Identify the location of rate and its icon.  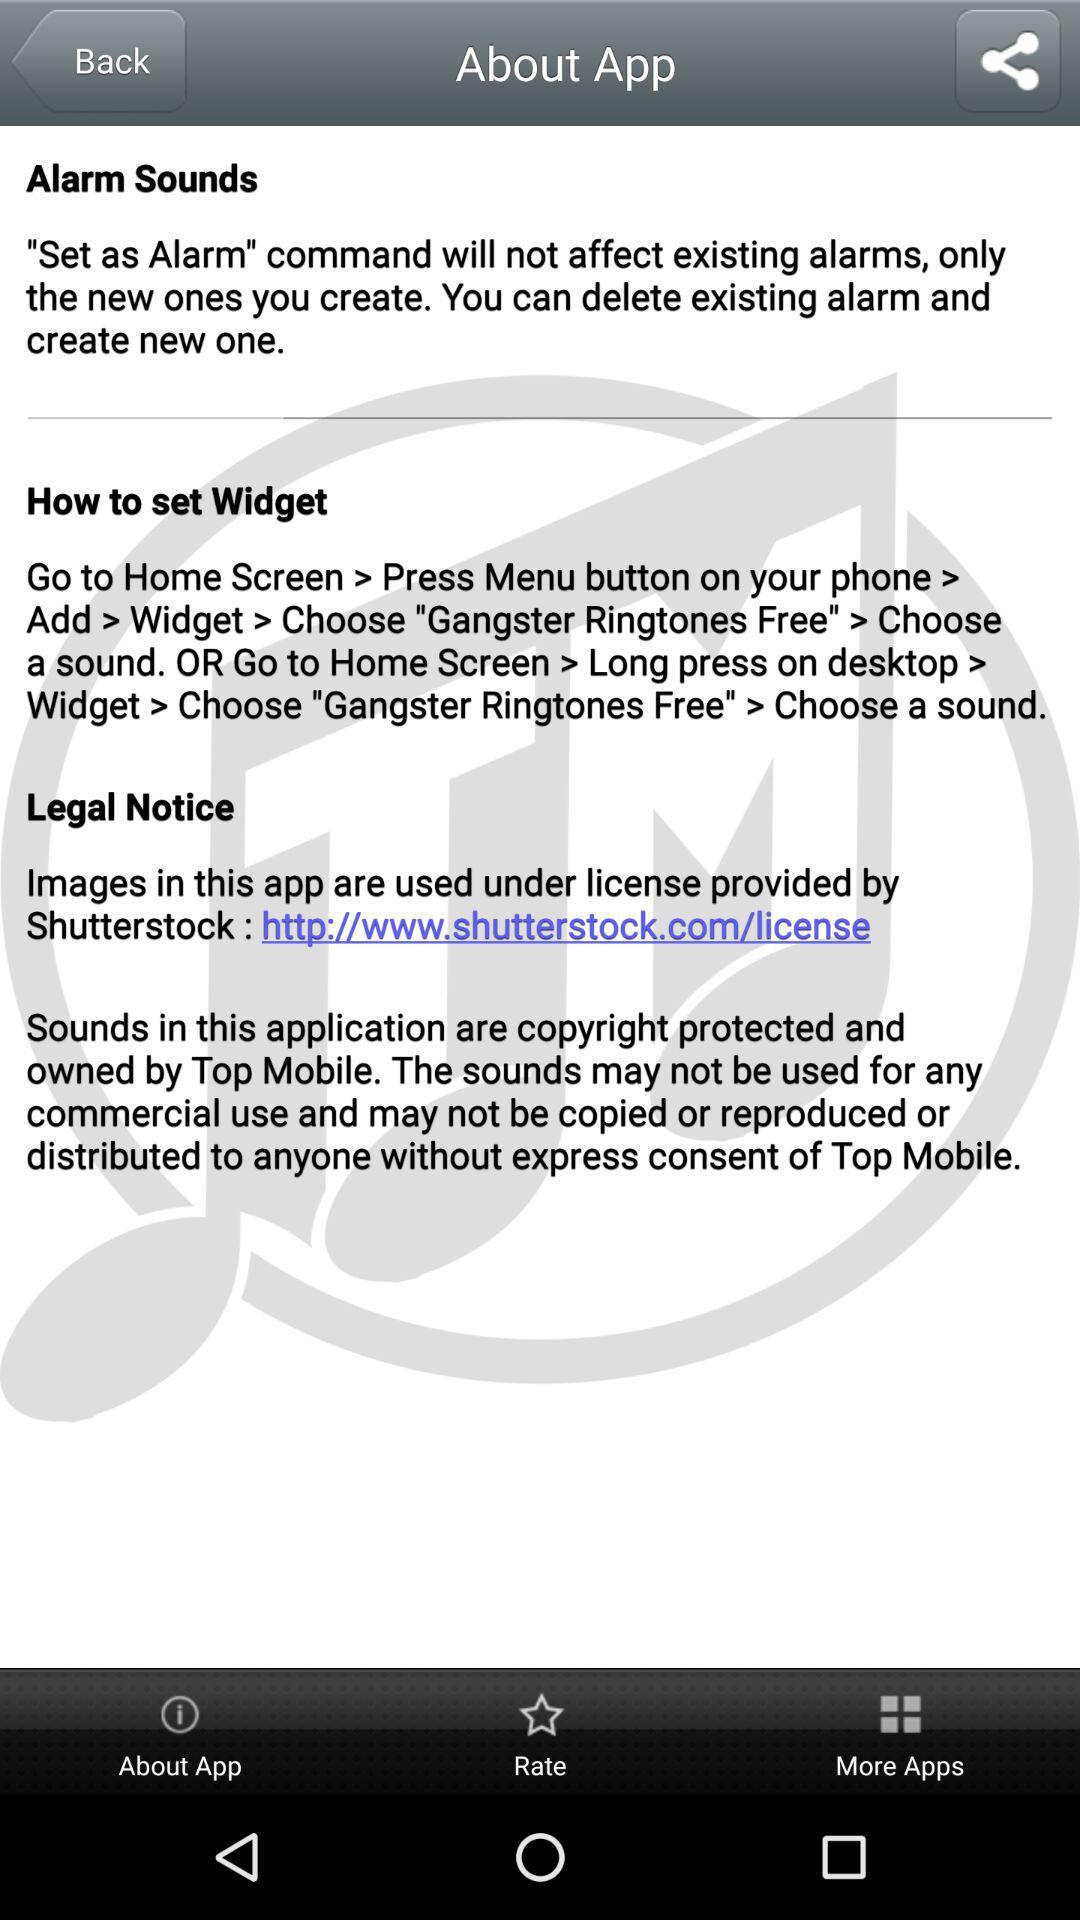
(540, 1732).